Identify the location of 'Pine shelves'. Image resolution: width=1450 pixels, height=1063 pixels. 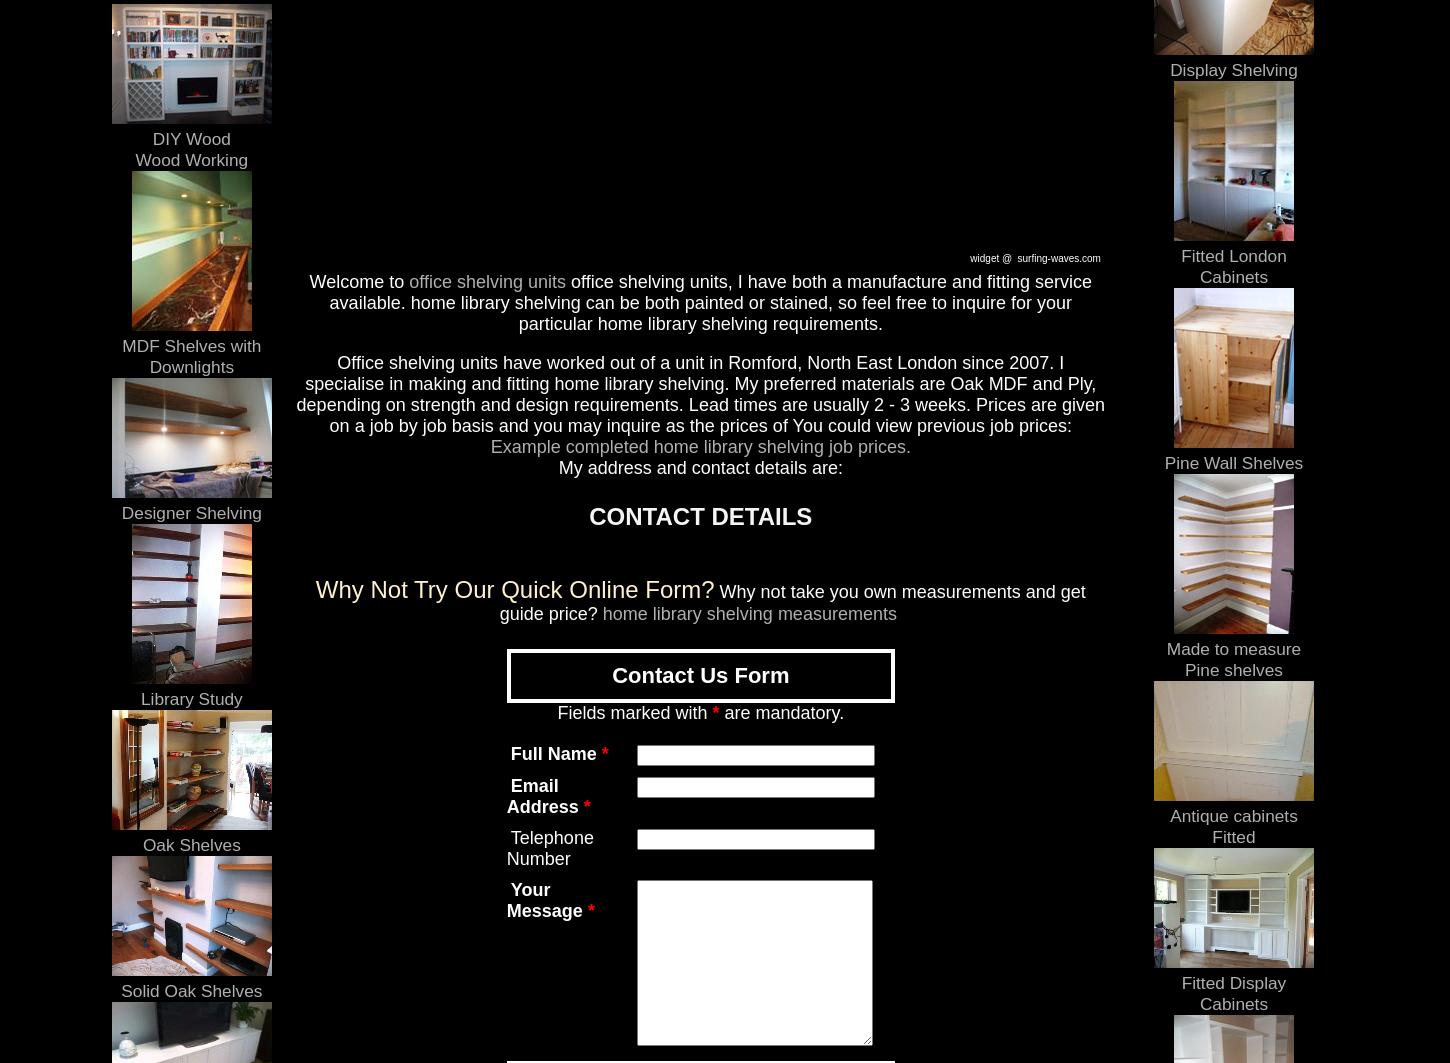
(1233, 668).